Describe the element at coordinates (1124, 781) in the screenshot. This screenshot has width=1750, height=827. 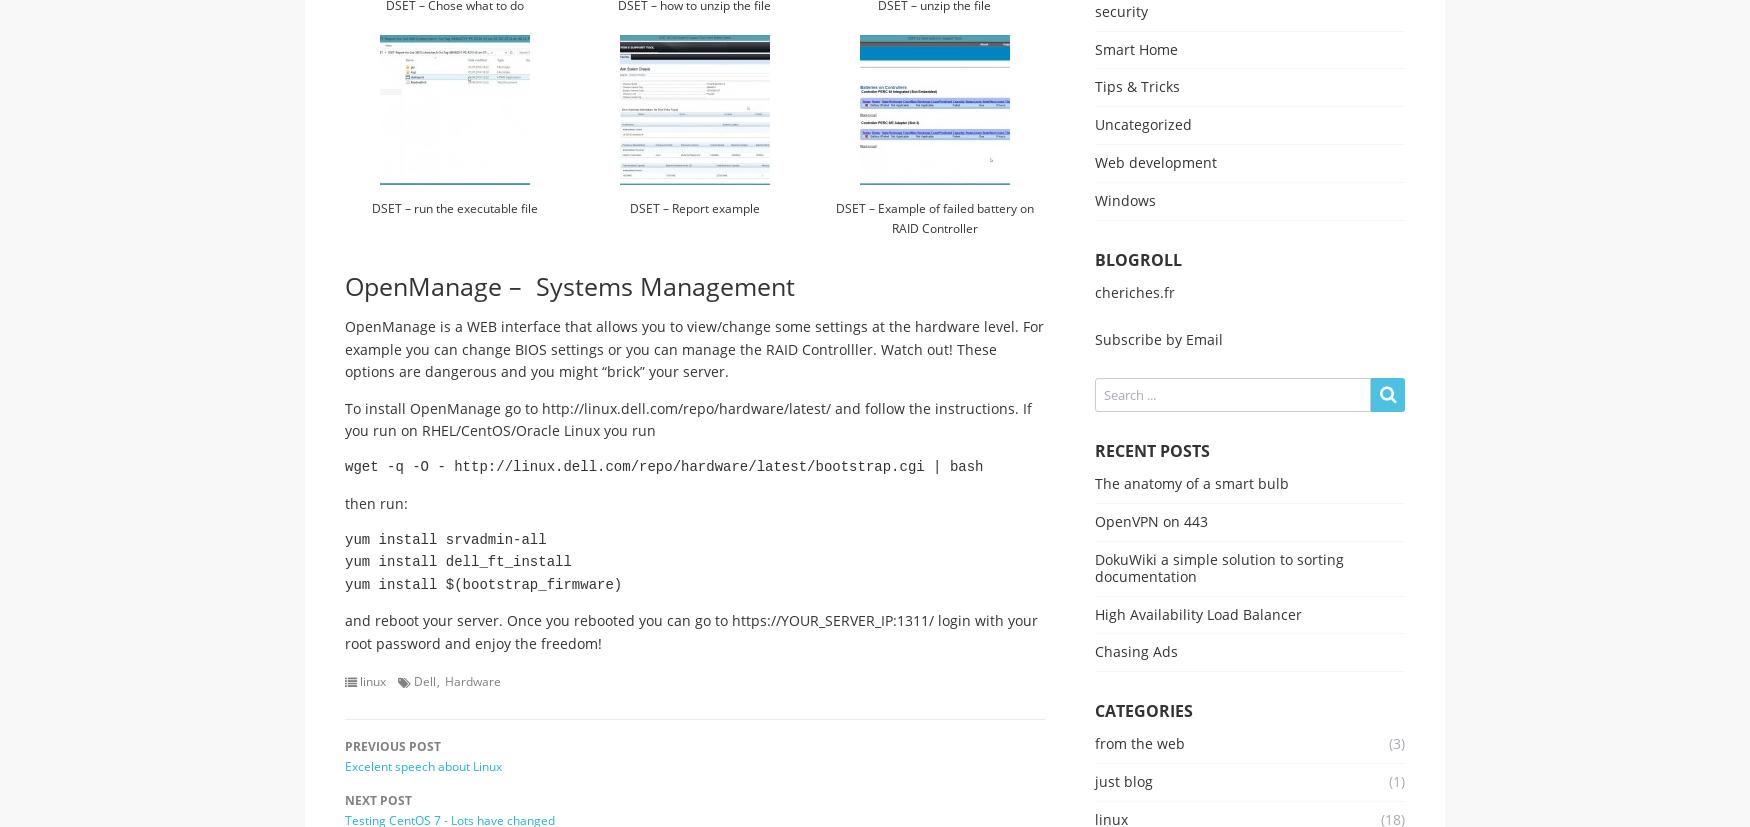
I see `'just blog'` at that location.